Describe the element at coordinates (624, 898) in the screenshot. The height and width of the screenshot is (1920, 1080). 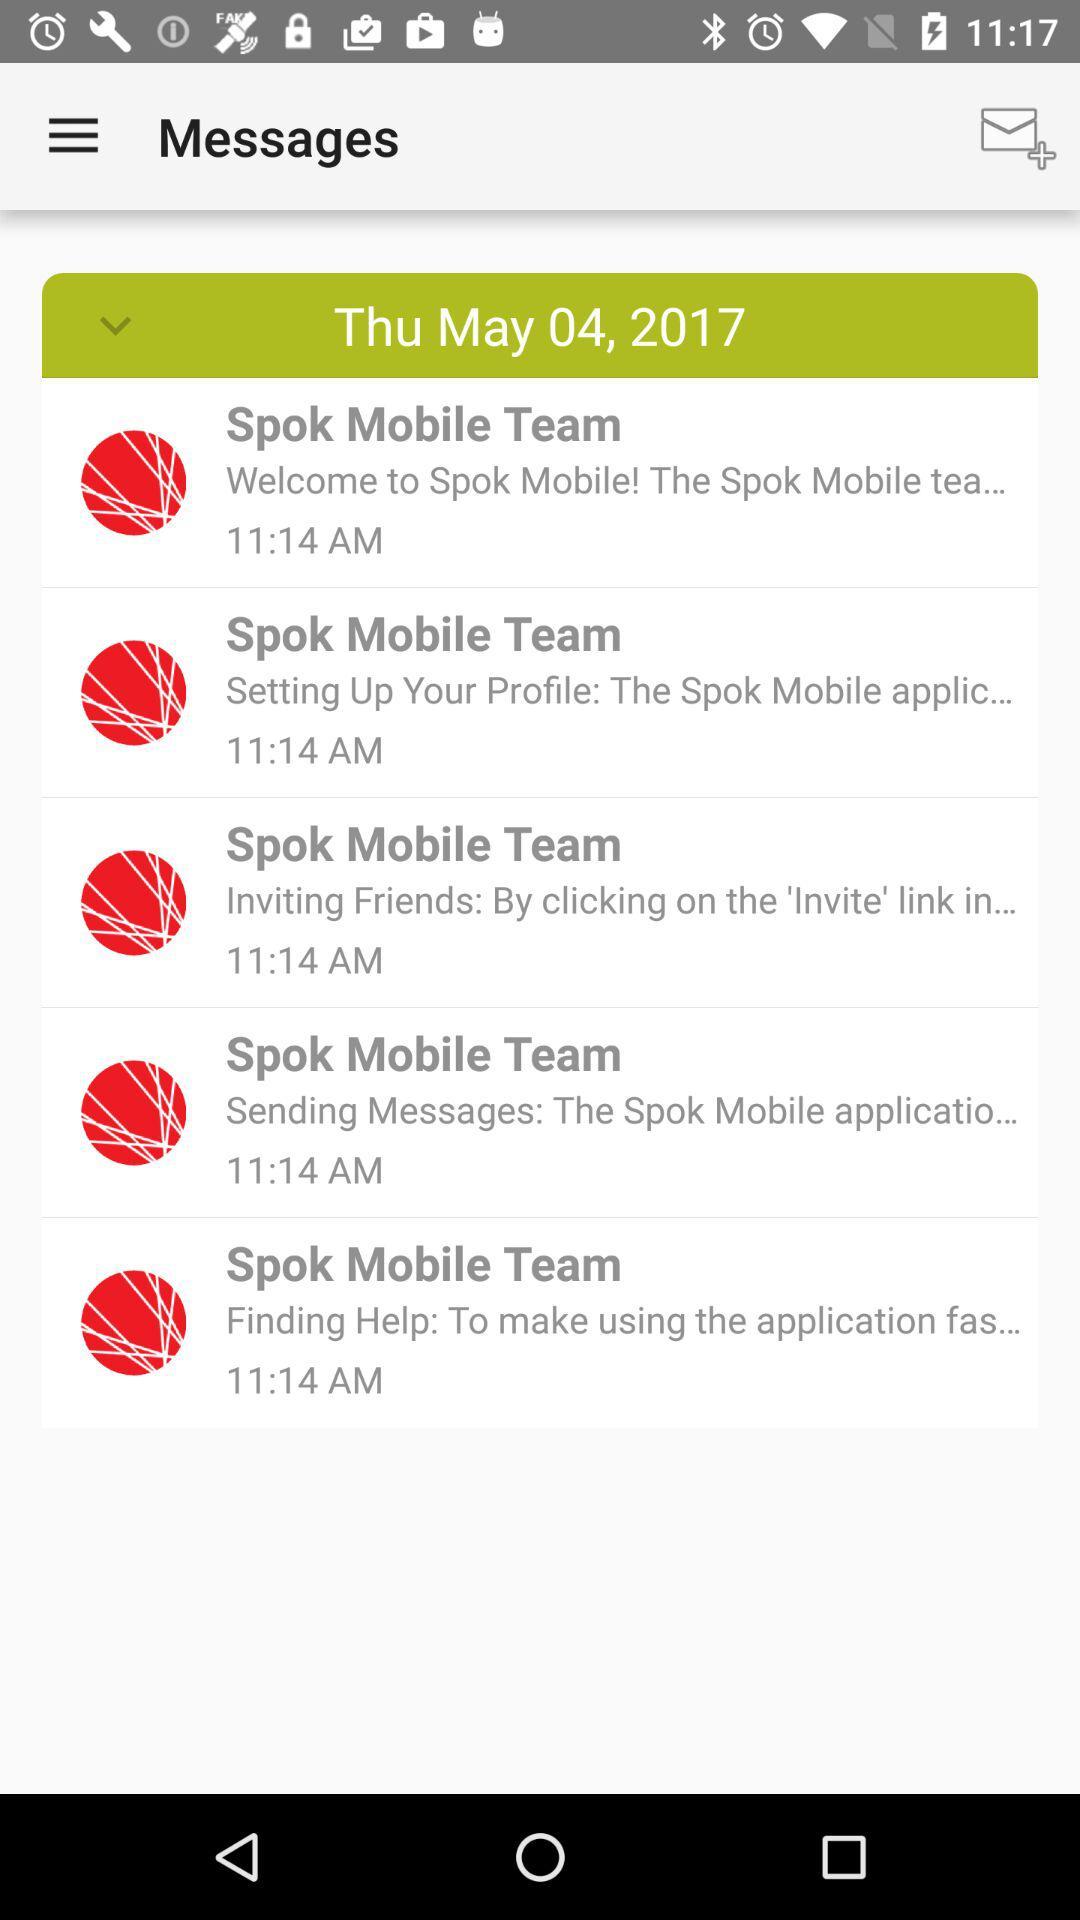
I see `icon below the spok mobile team item` at that location.